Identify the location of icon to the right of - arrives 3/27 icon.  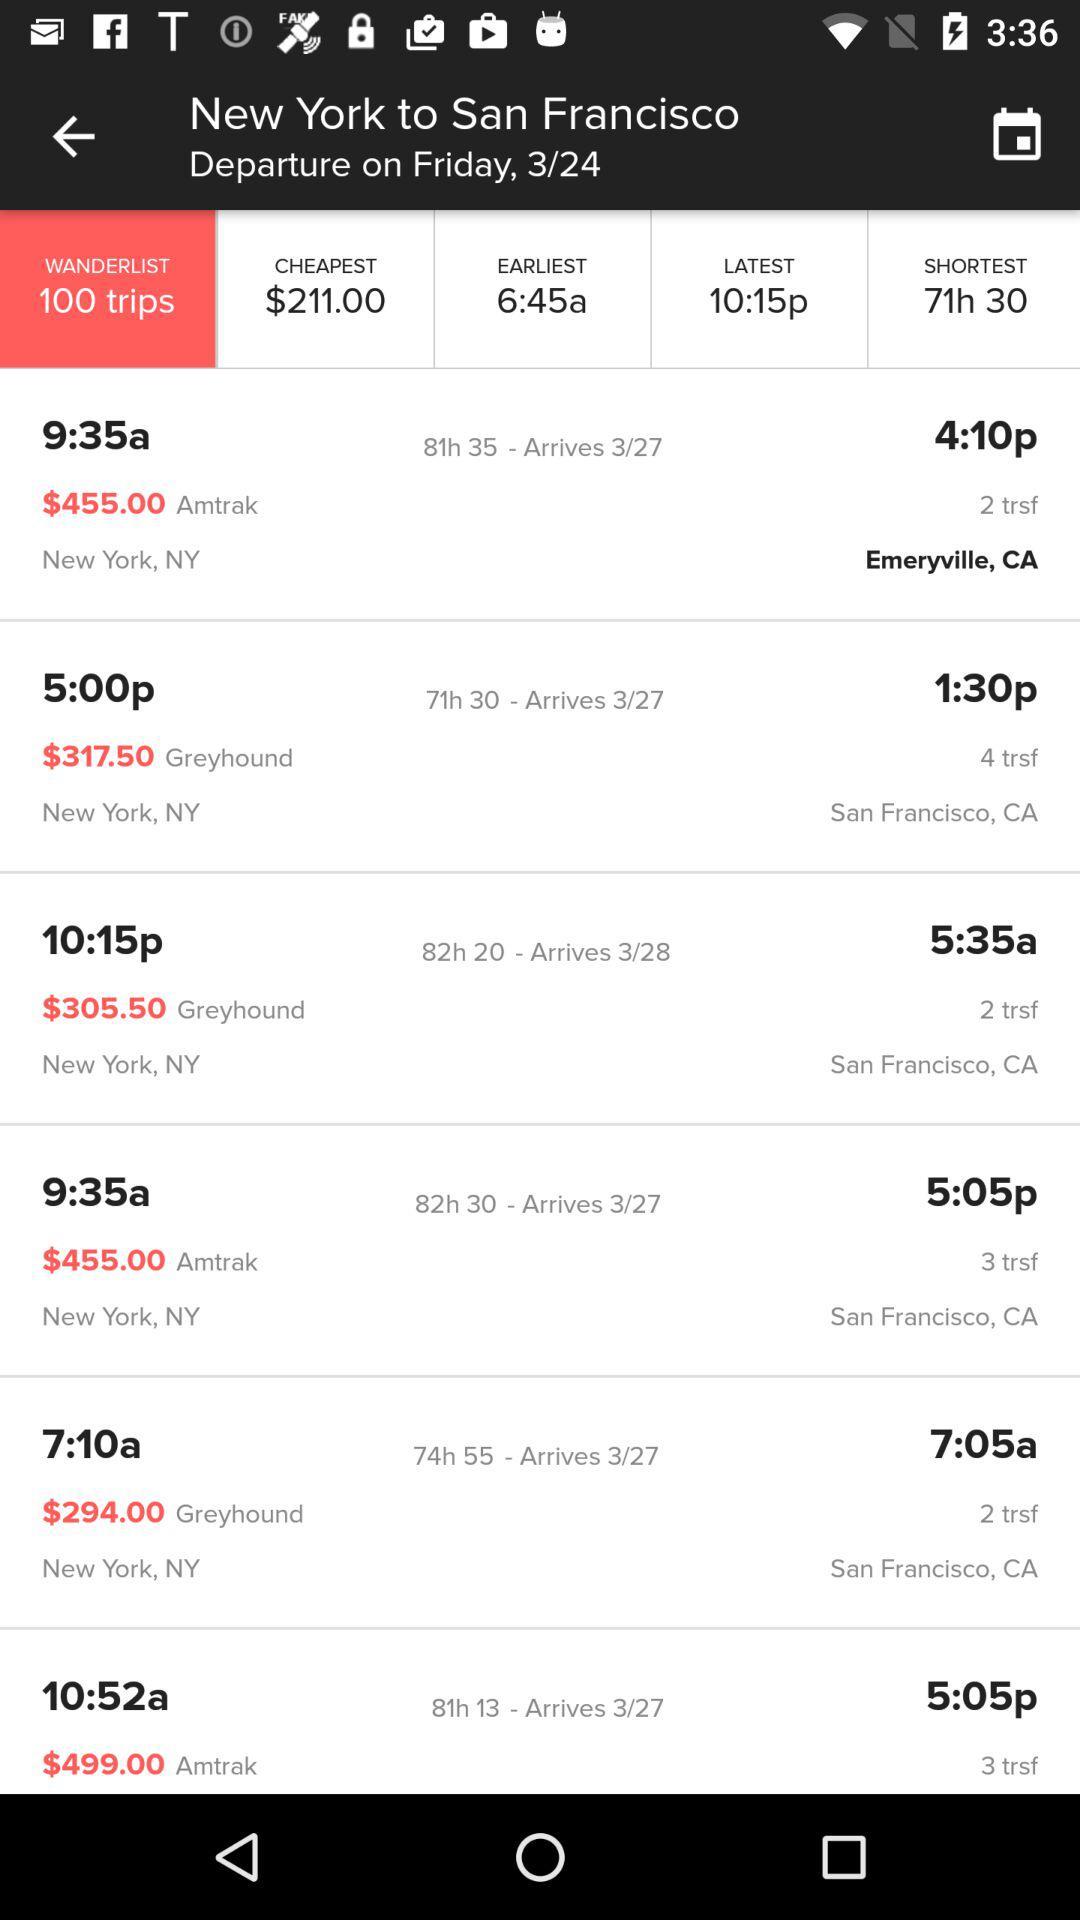
(985, 436).